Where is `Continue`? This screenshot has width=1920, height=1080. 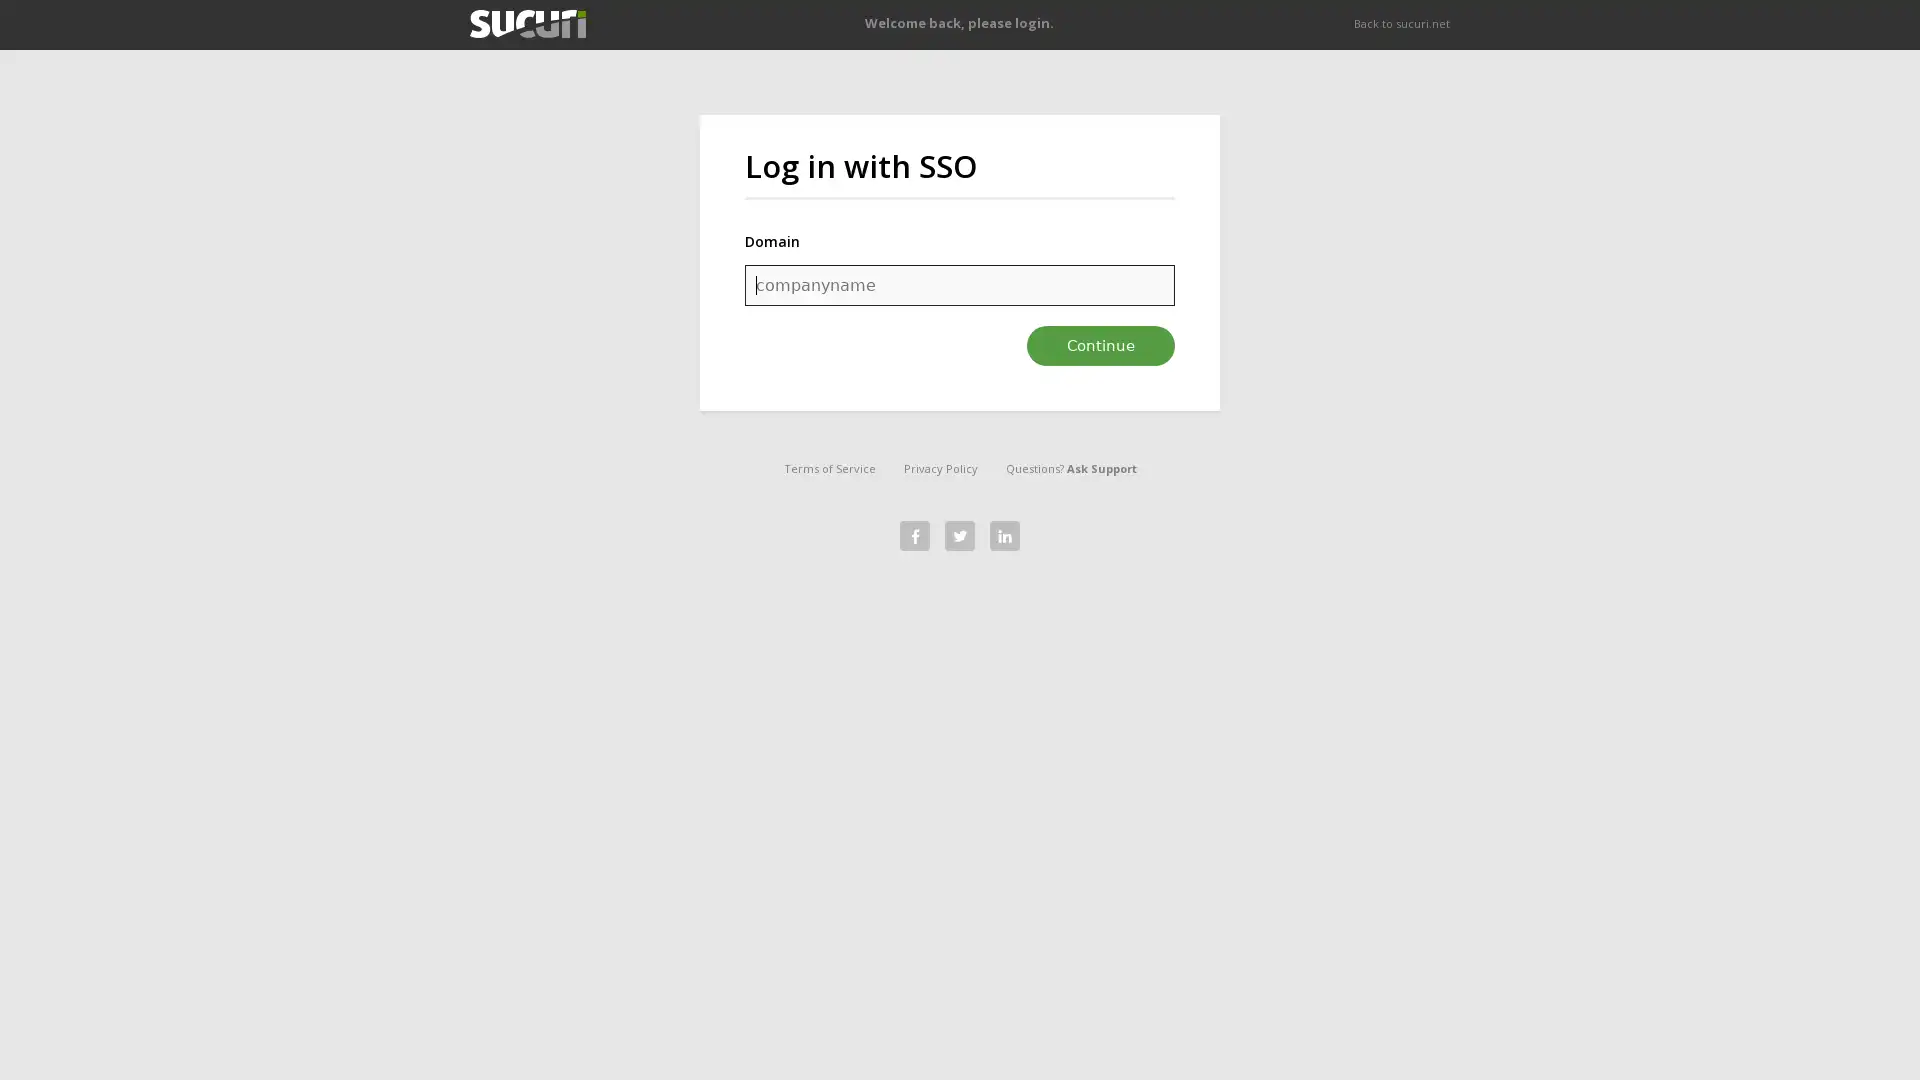 Continue is located at coordinates (1099, 345).